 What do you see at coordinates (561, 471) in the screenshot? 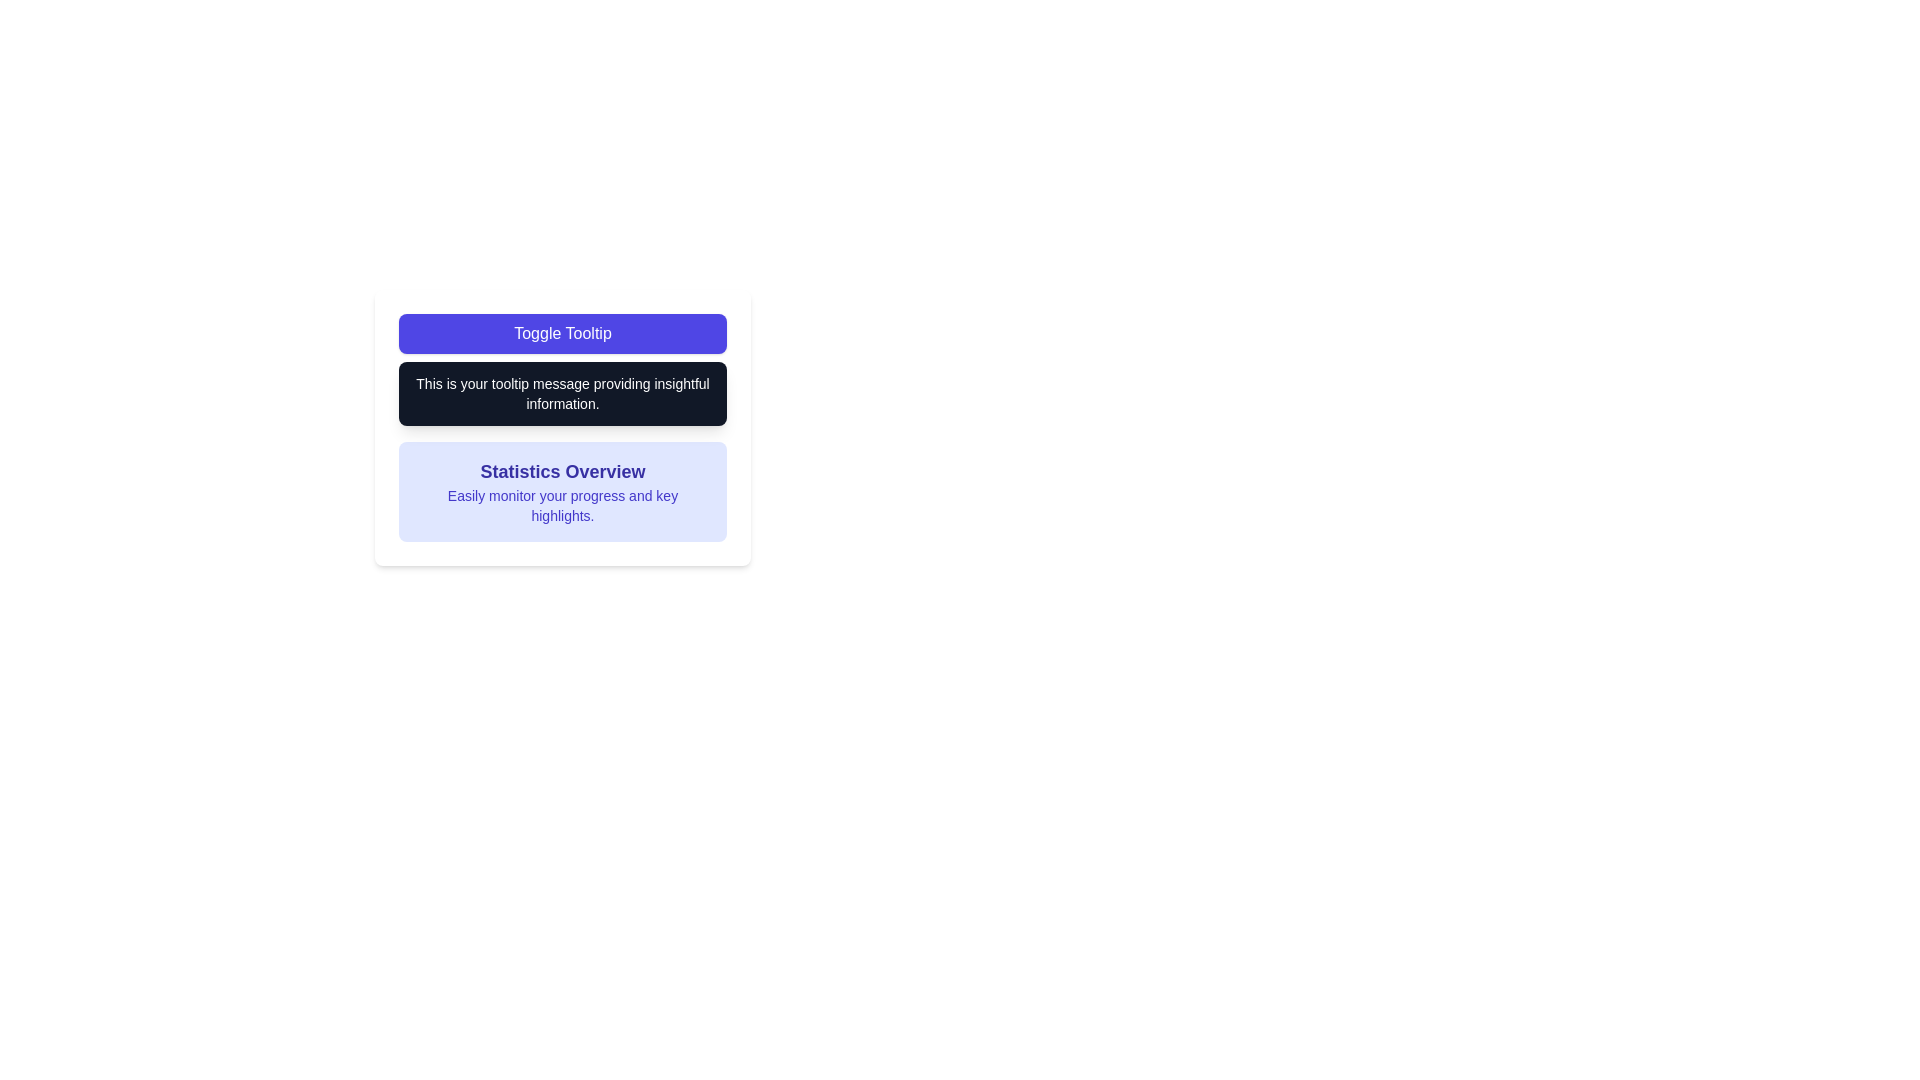
I see `the text 'Statistics Overview' for copying from the prominent text label styled in large, bold indigo font` at bounding box center [561, 471].